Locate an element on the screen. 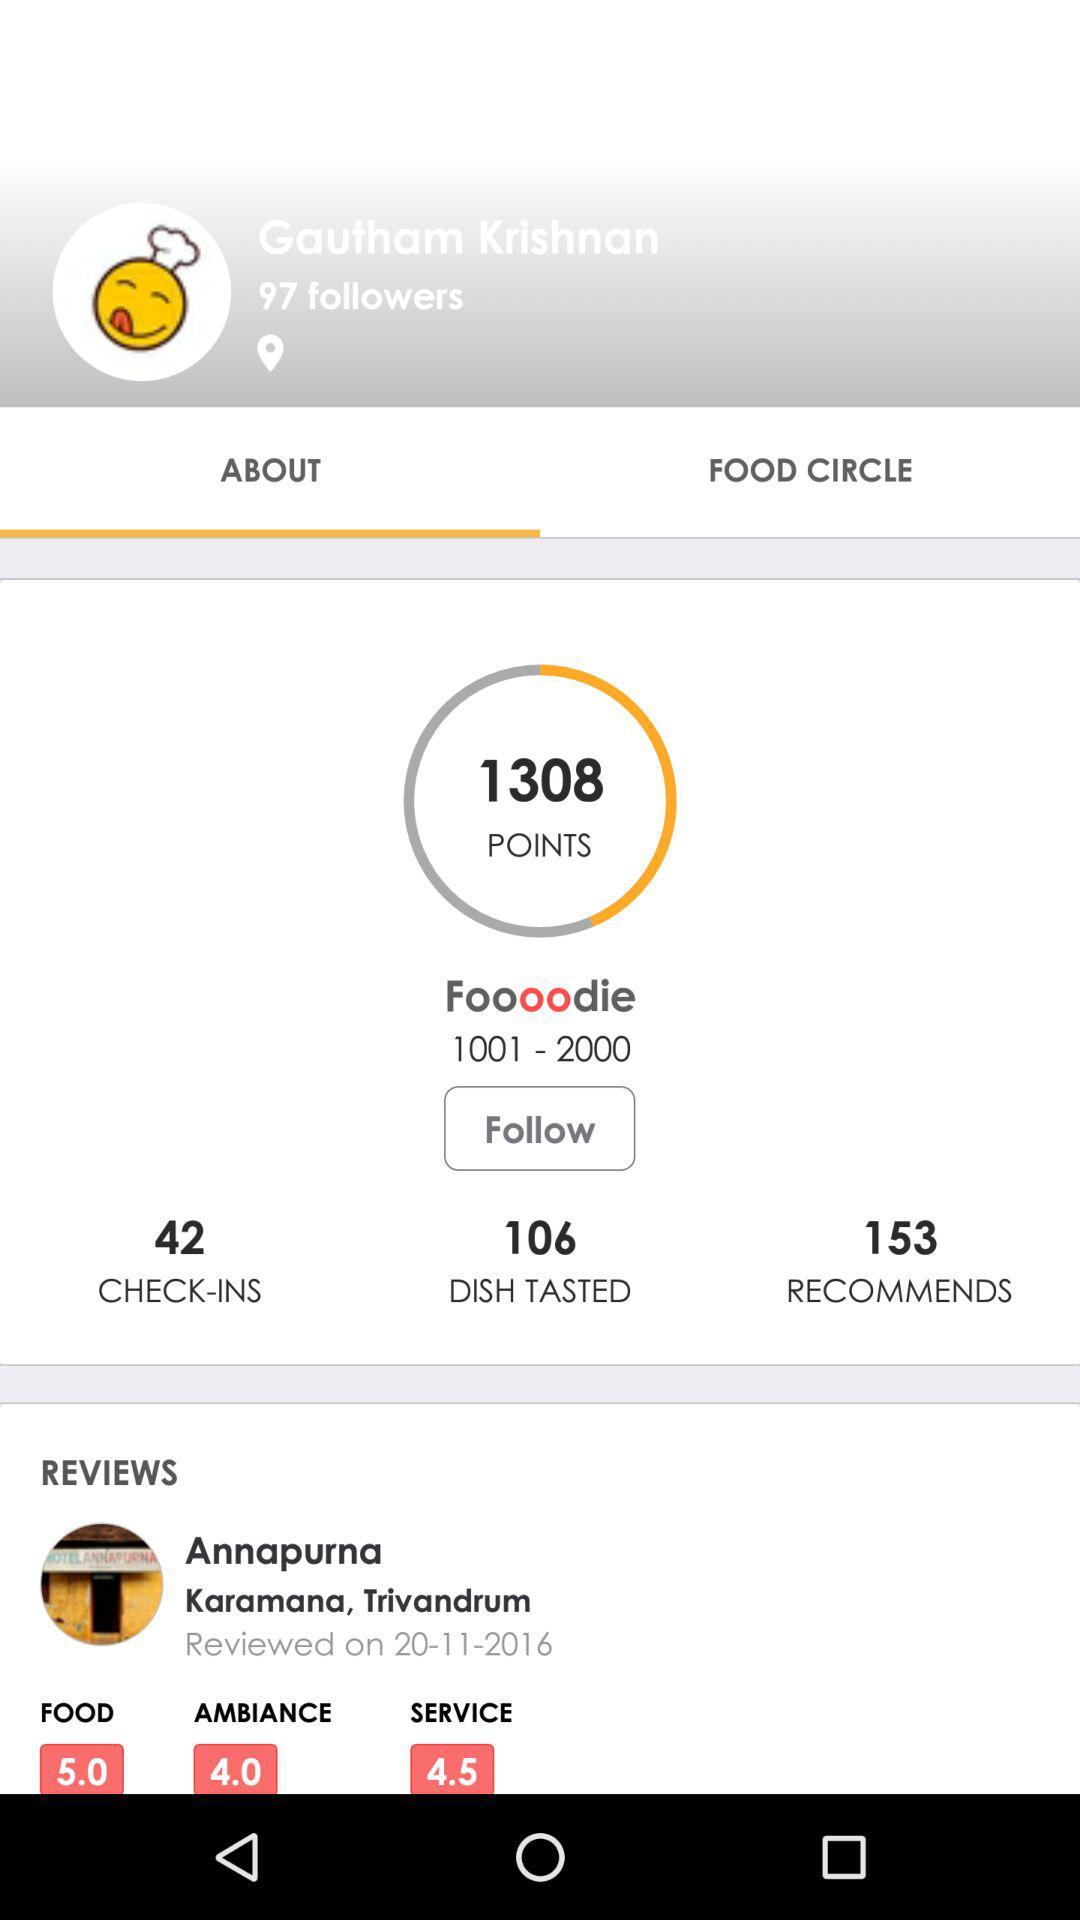 This screenshot has width=1080, height=1920. the emoji icon is located at coordinates (140, 290).